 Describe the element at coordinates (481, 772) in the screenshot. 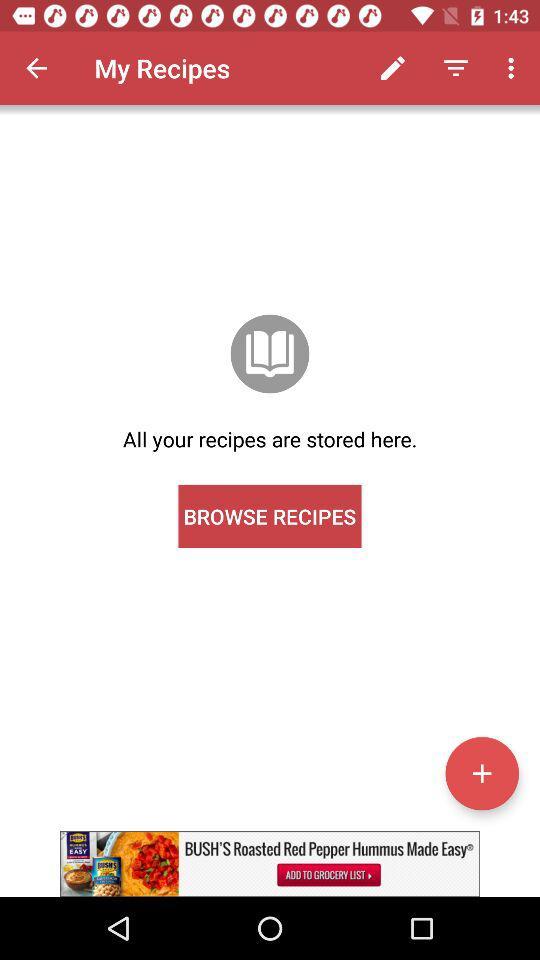

I see `recipe` at that location.